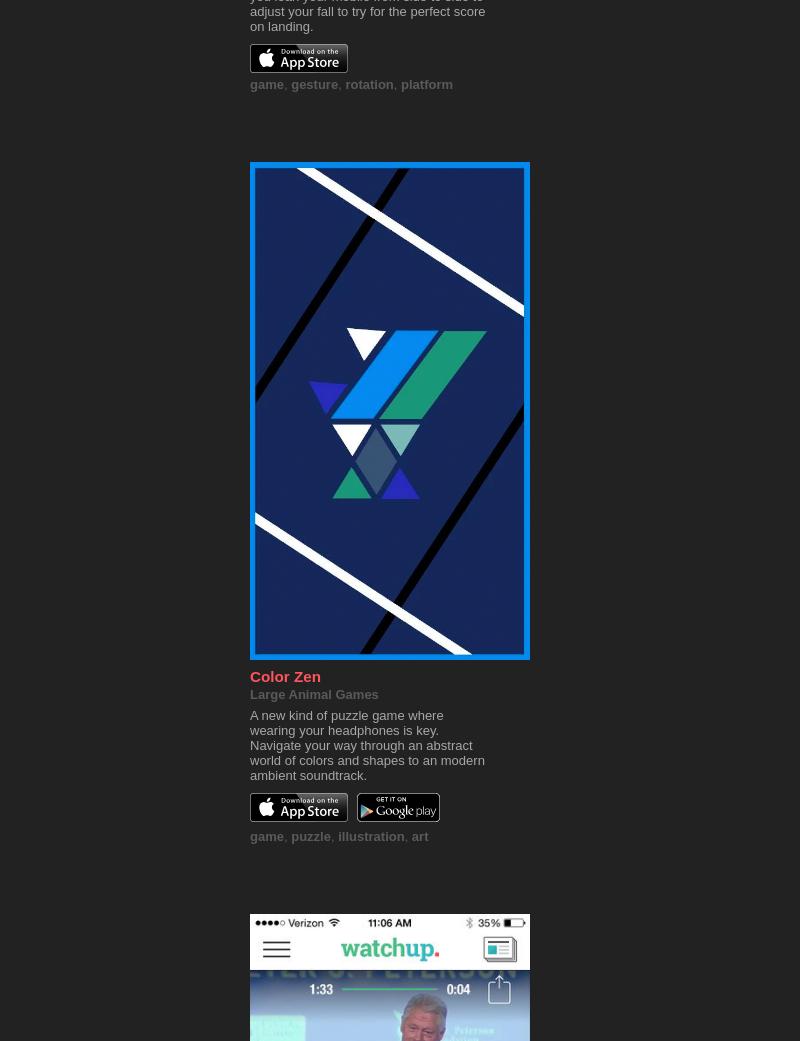 This screenshot has width=800, height=1041. Describe the element at coordinates (368, 83) in the screenshot. I see `'rotation'` at that location.